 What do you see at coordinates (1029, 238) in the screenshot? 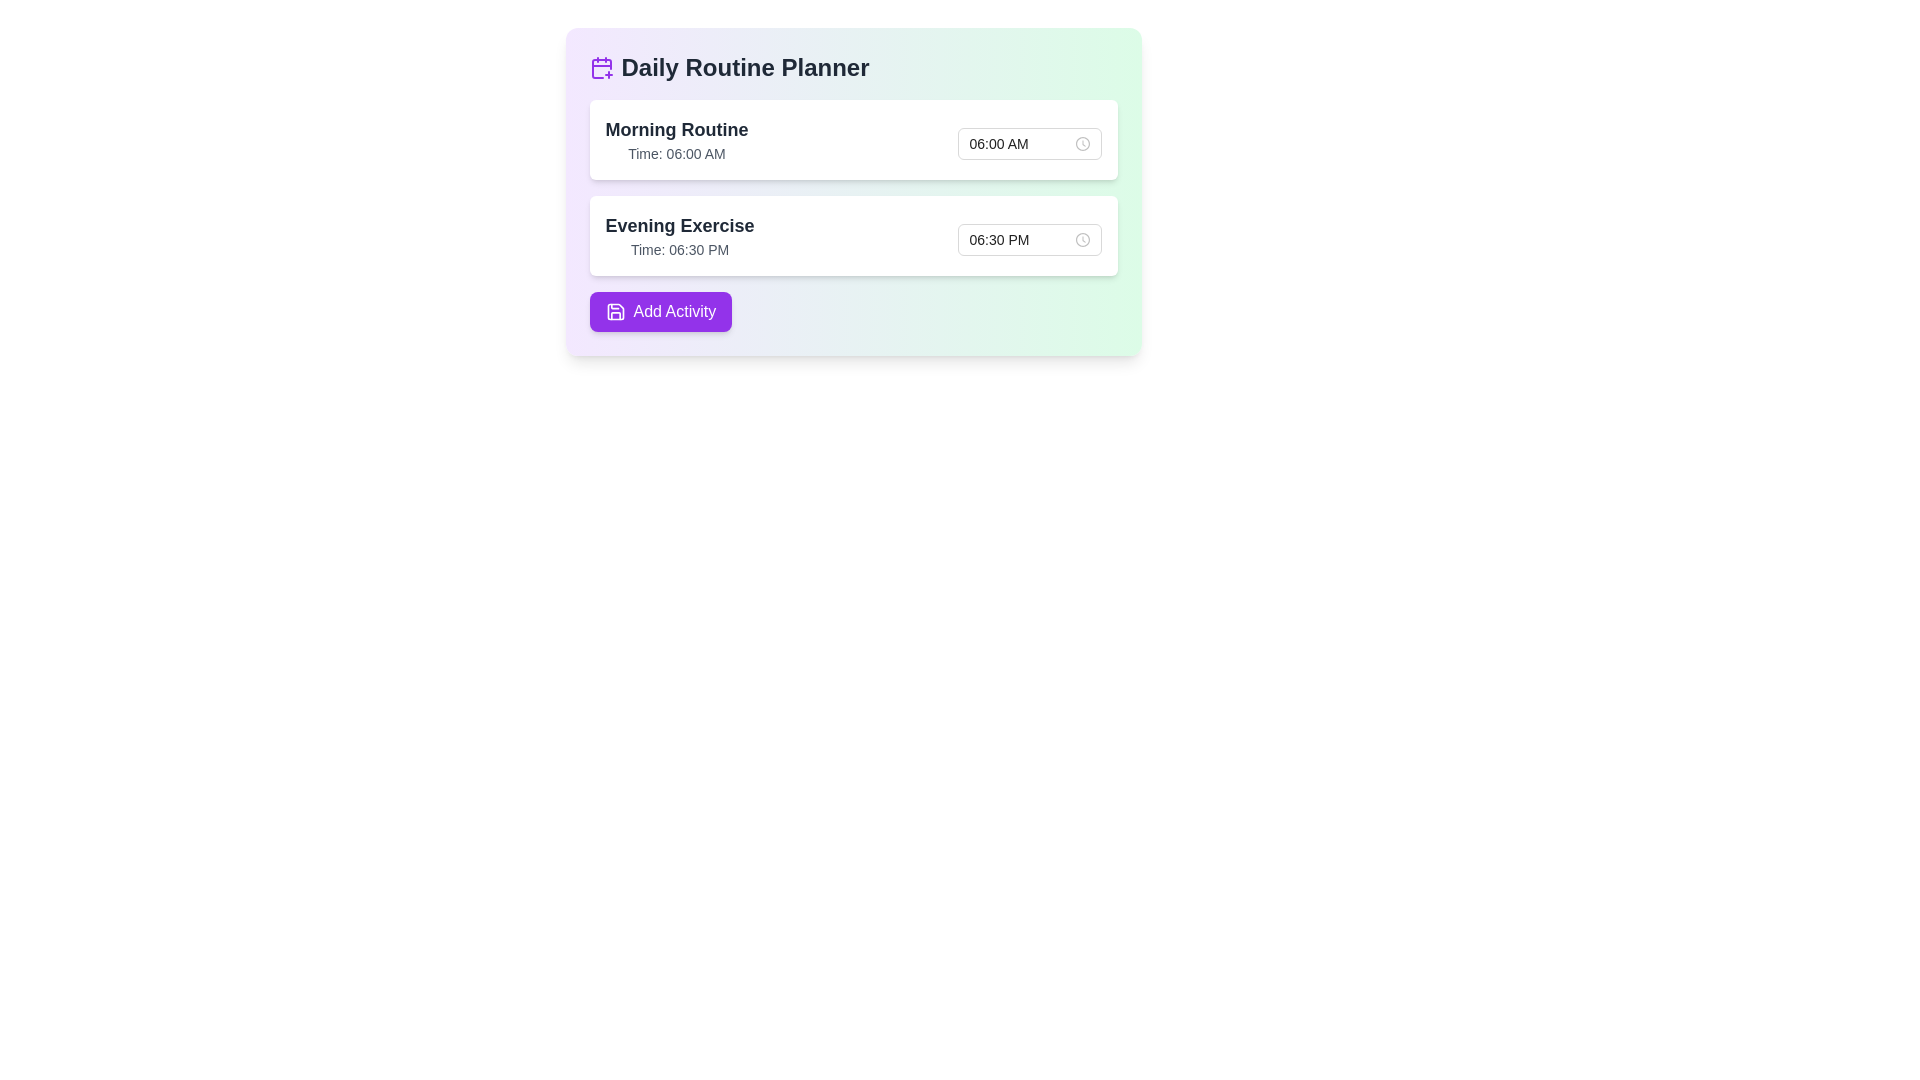
I see `the Time Picker Input for the 'Evening Exercise' routine` at bounding box center [1029, 238].